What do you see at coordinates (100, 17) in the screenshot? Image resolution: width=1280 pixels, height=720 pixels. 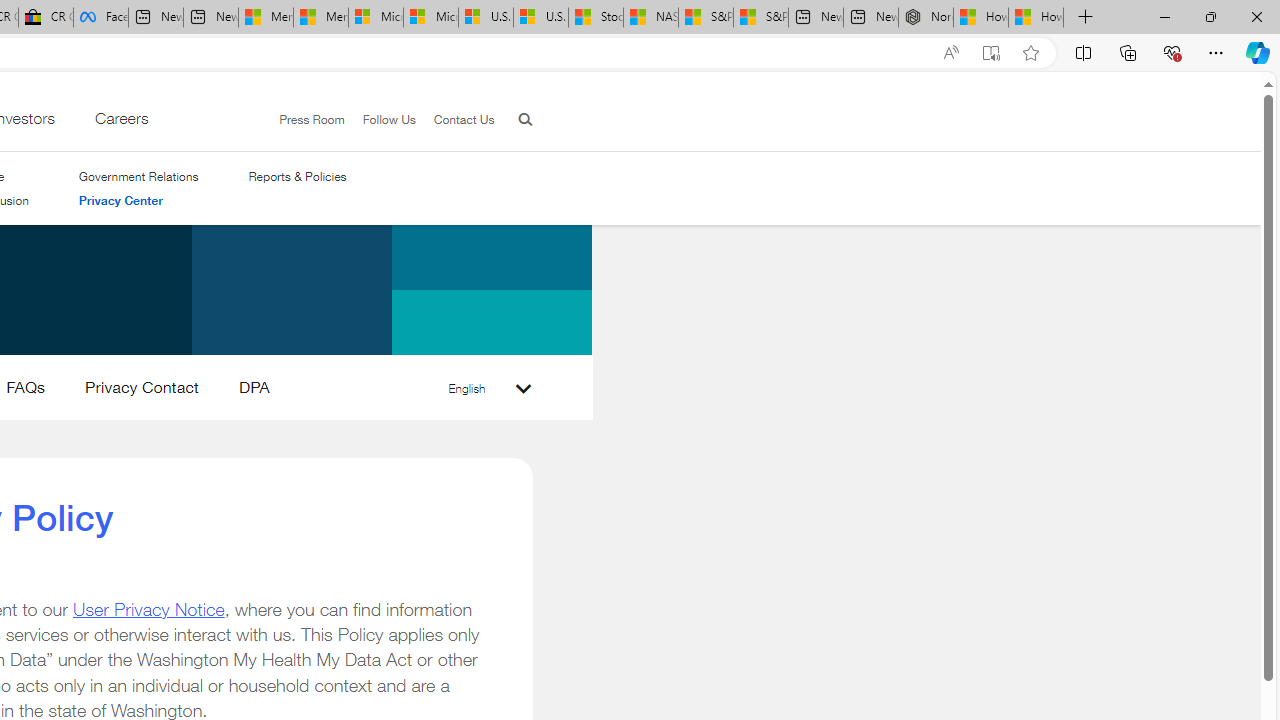 I see `'Facebook'` at bounding box center [100, 17].